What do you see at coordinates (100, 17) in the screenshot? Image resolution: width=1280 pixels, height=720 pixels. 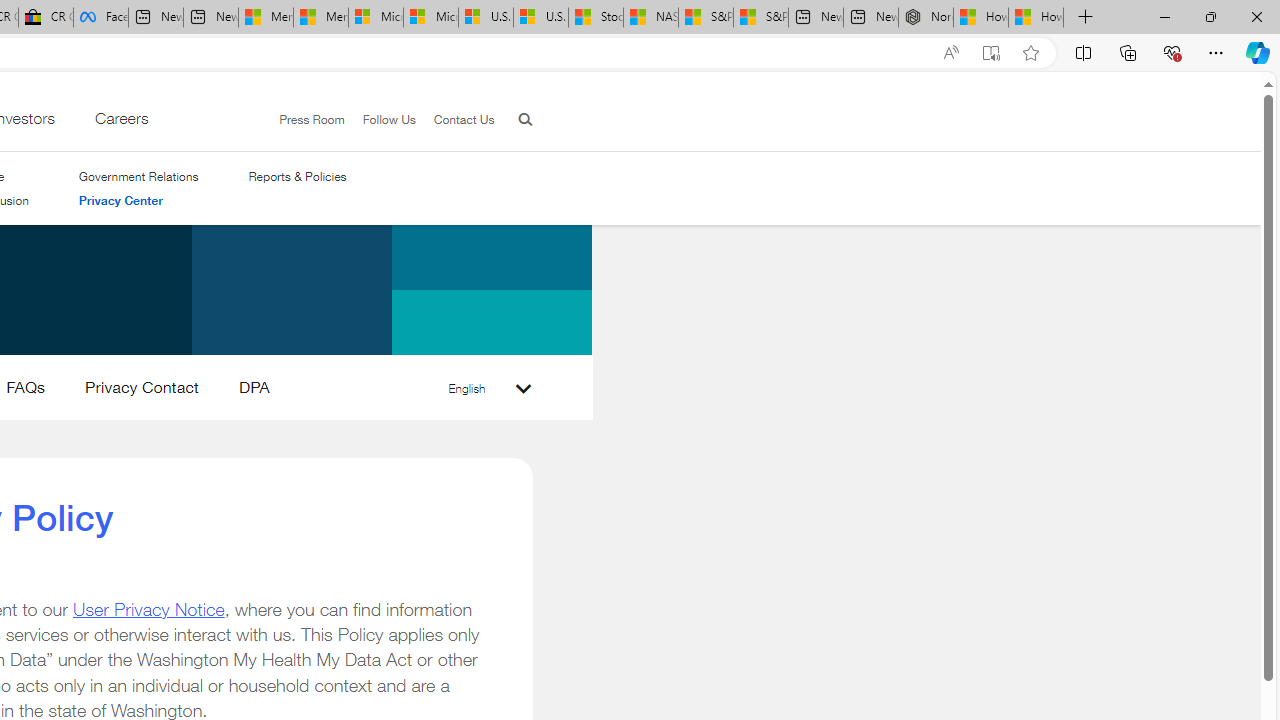 I see `'Facebook'` at bounding box center [100, 17].